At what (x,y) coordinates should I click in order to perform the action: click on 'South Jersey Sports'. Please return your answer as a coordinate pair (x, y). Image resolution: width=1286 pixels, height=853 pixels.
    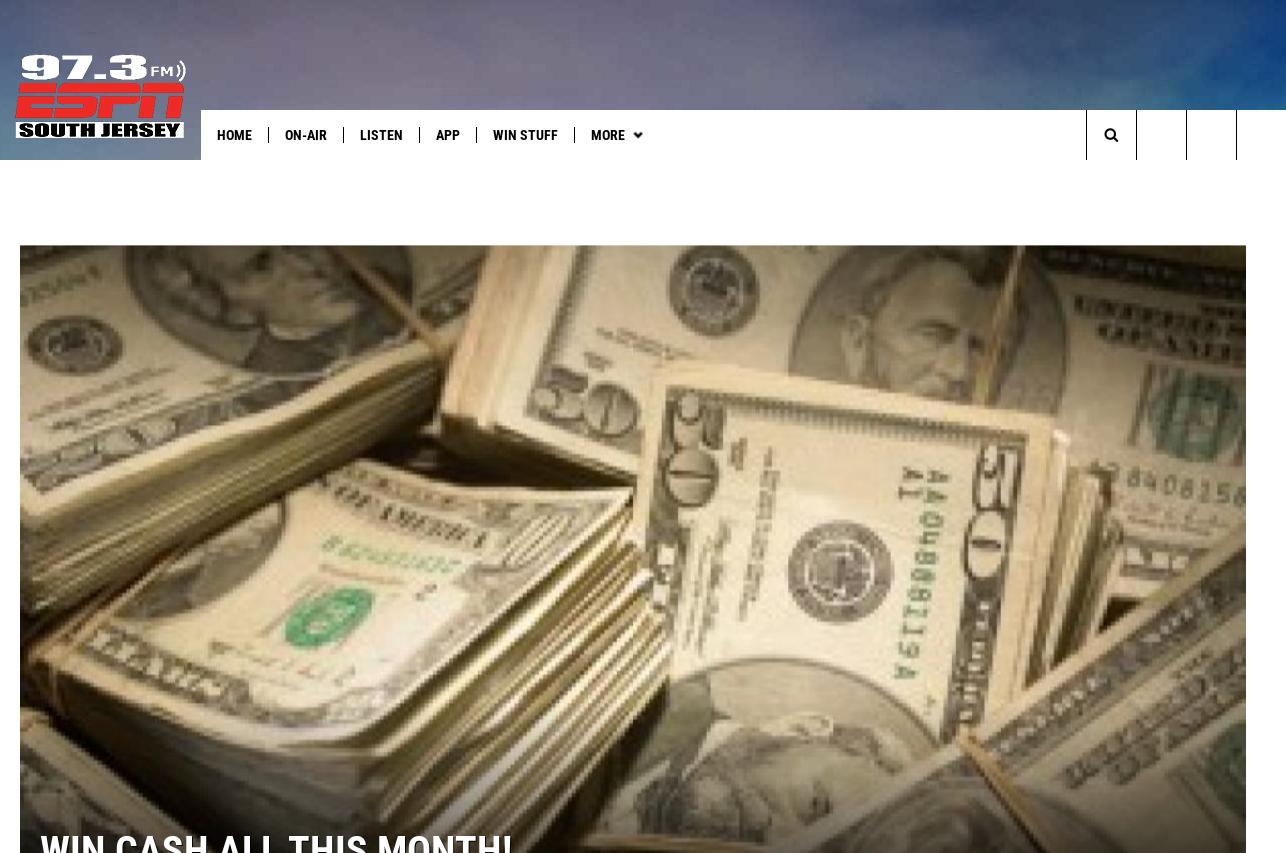
    Looking at the image, I should click on (526, 175).